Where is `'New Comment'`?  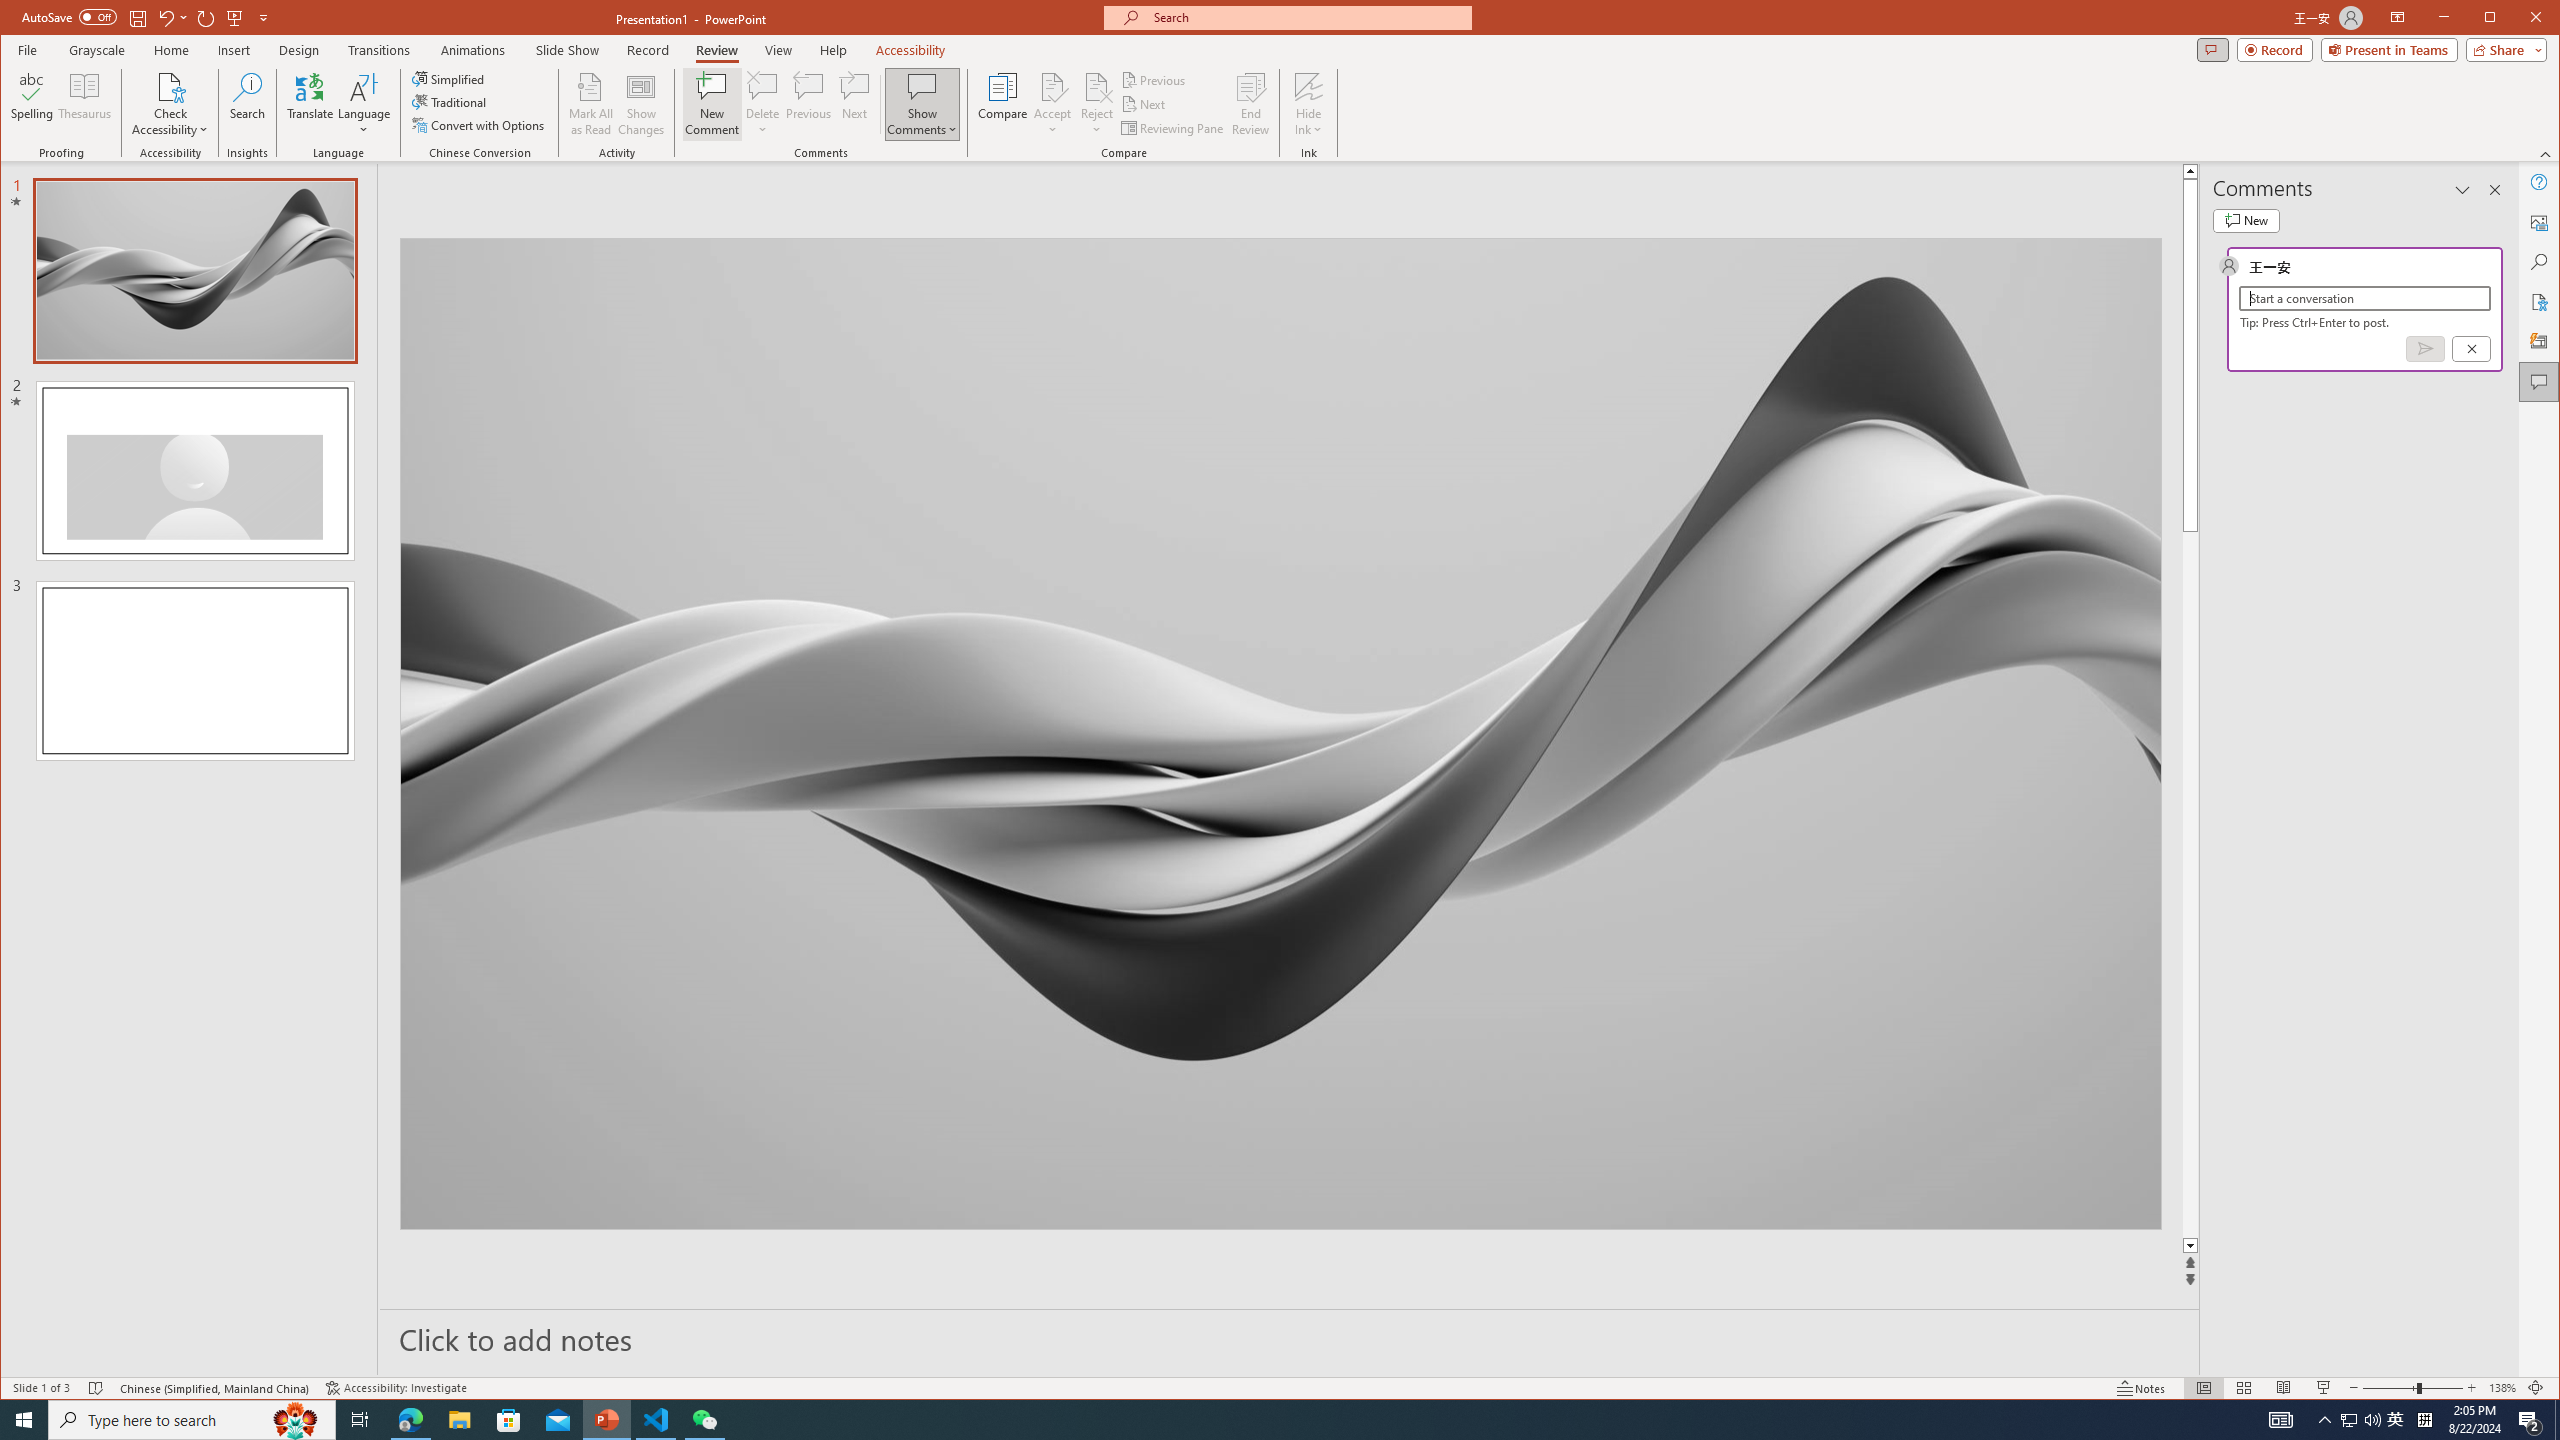
'New Comment' is located at coordinates (712, 103).